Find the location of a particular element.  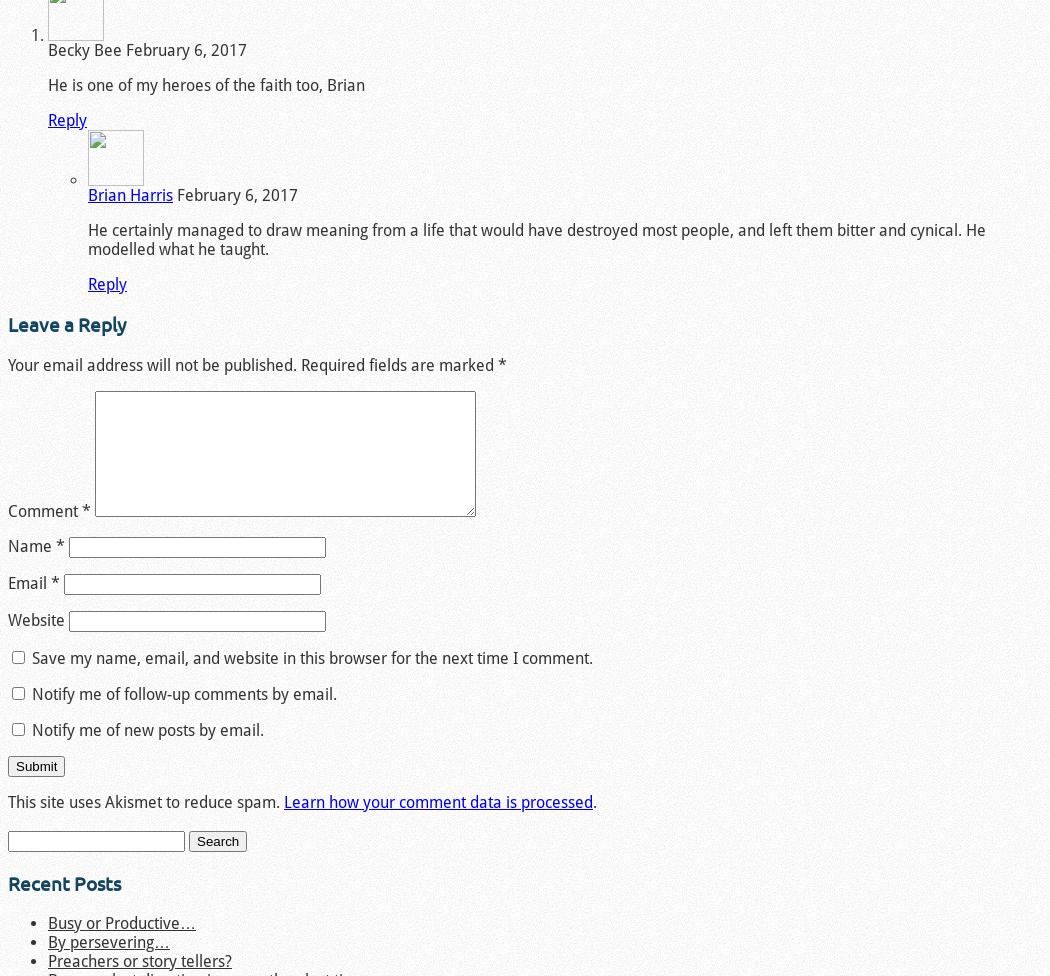

'Email' is located at coordinates (29, 583).